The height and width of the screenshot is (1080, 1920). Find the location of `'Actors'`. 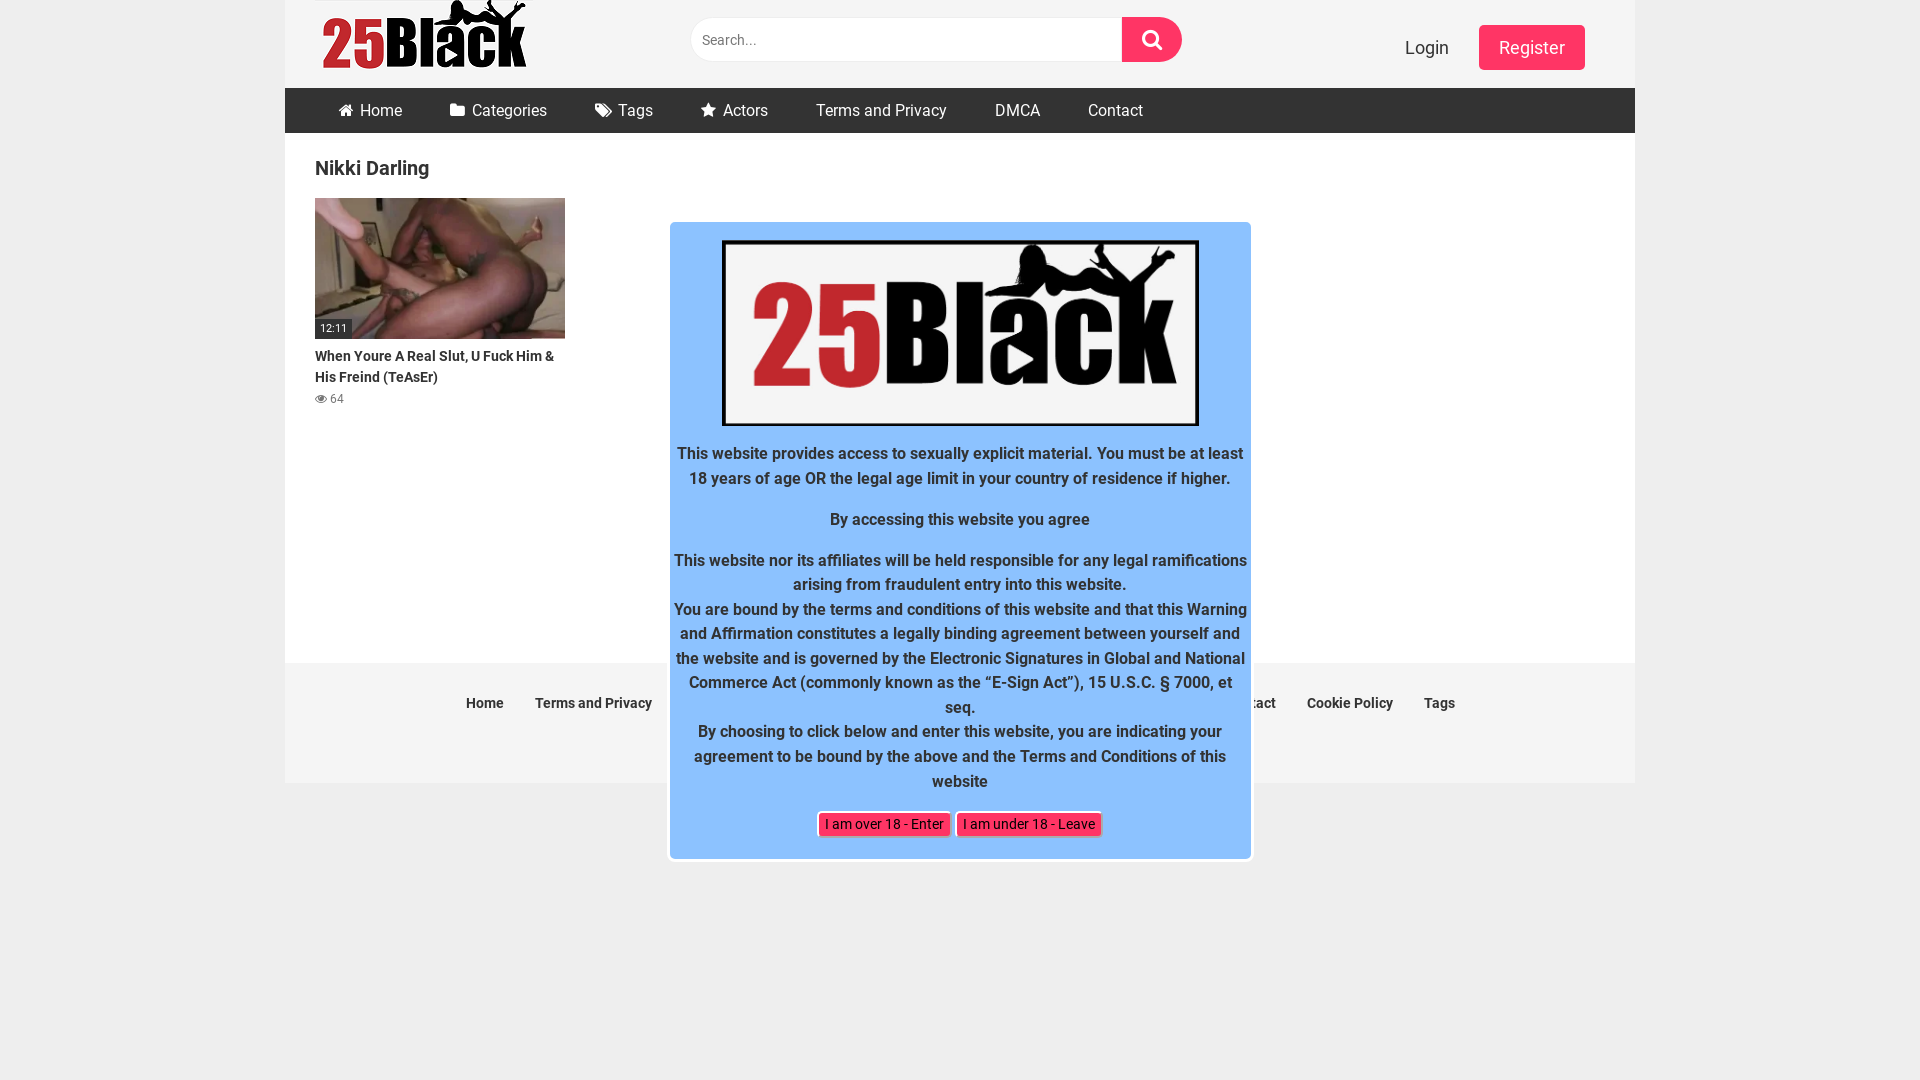

'Actors' is located at coordinates (733, 110).